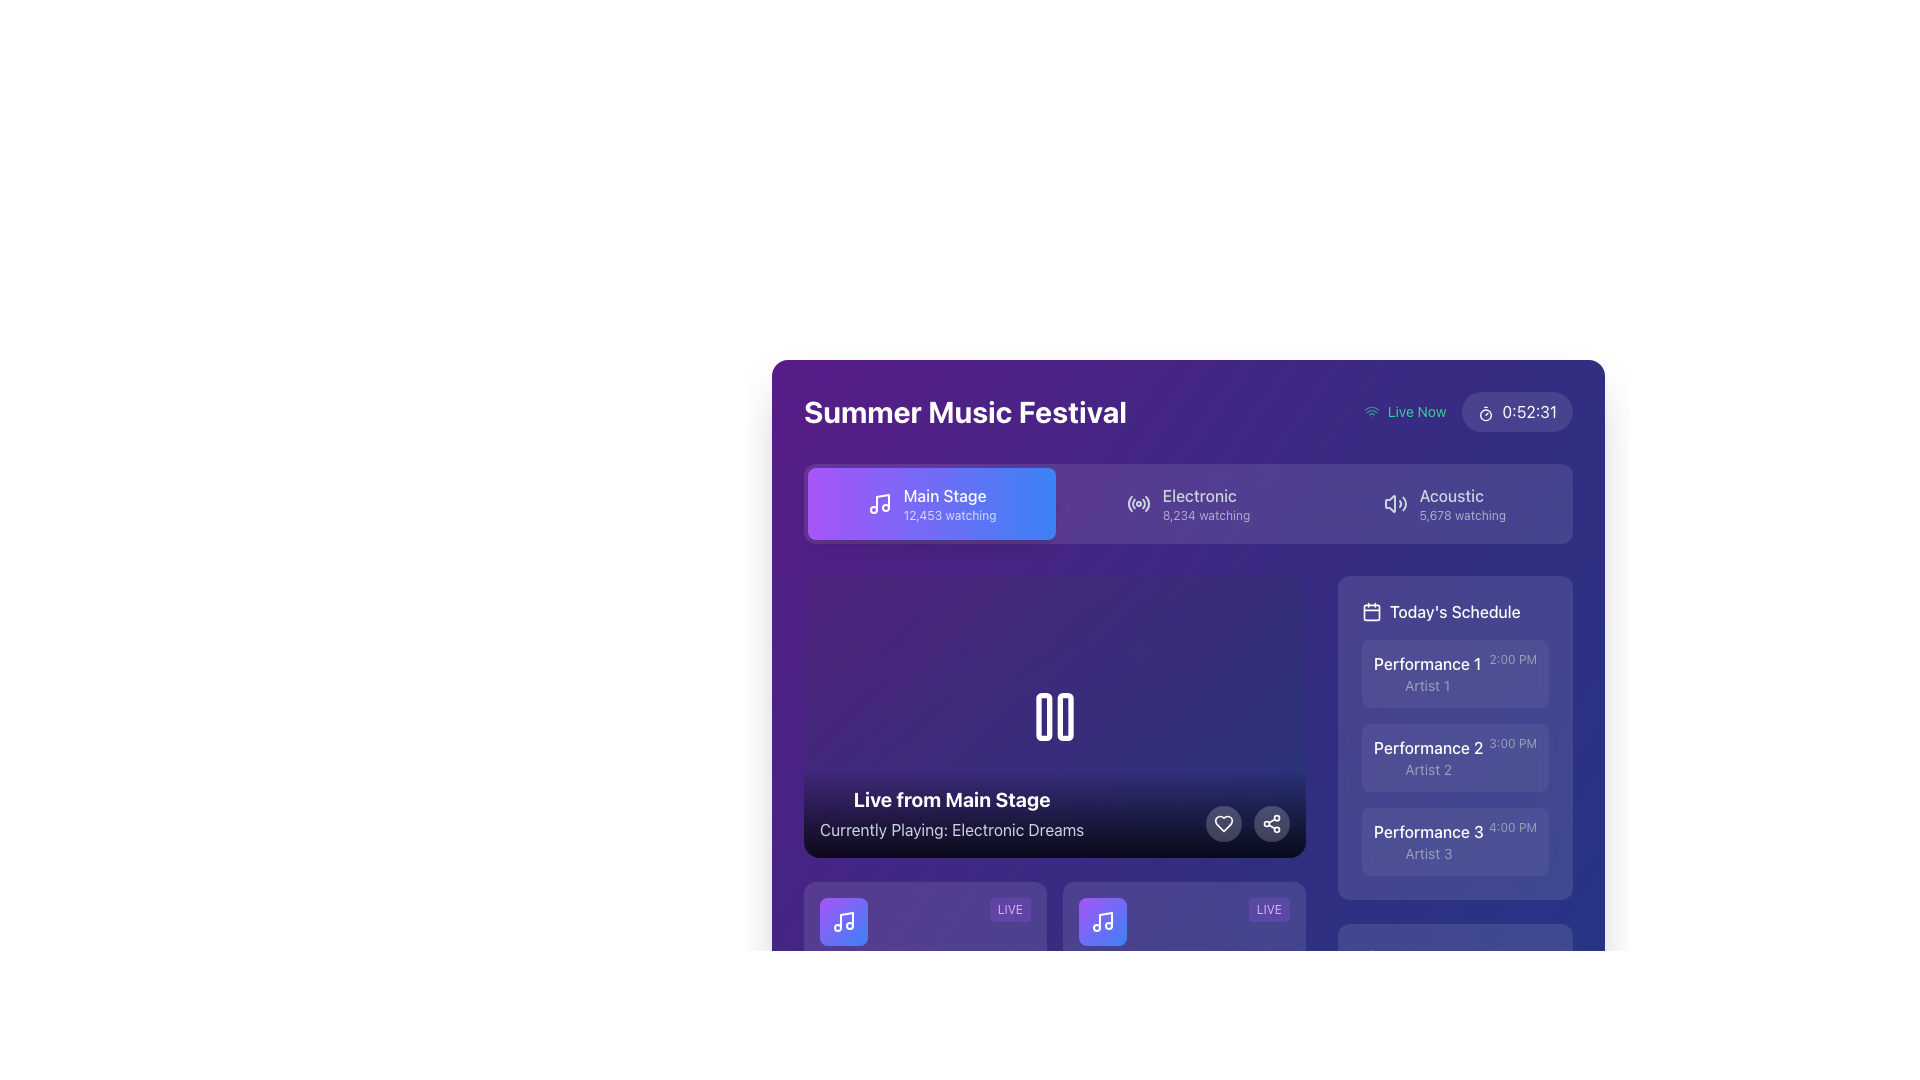  Describe the element at coordinates (1427, 758) in the screenshot. I see `the Information Display Box that shows the scheduled performance details, positioned under 'Performance 1' and above 'Performance 3' in the 'Today's Schedule' section` at that location.